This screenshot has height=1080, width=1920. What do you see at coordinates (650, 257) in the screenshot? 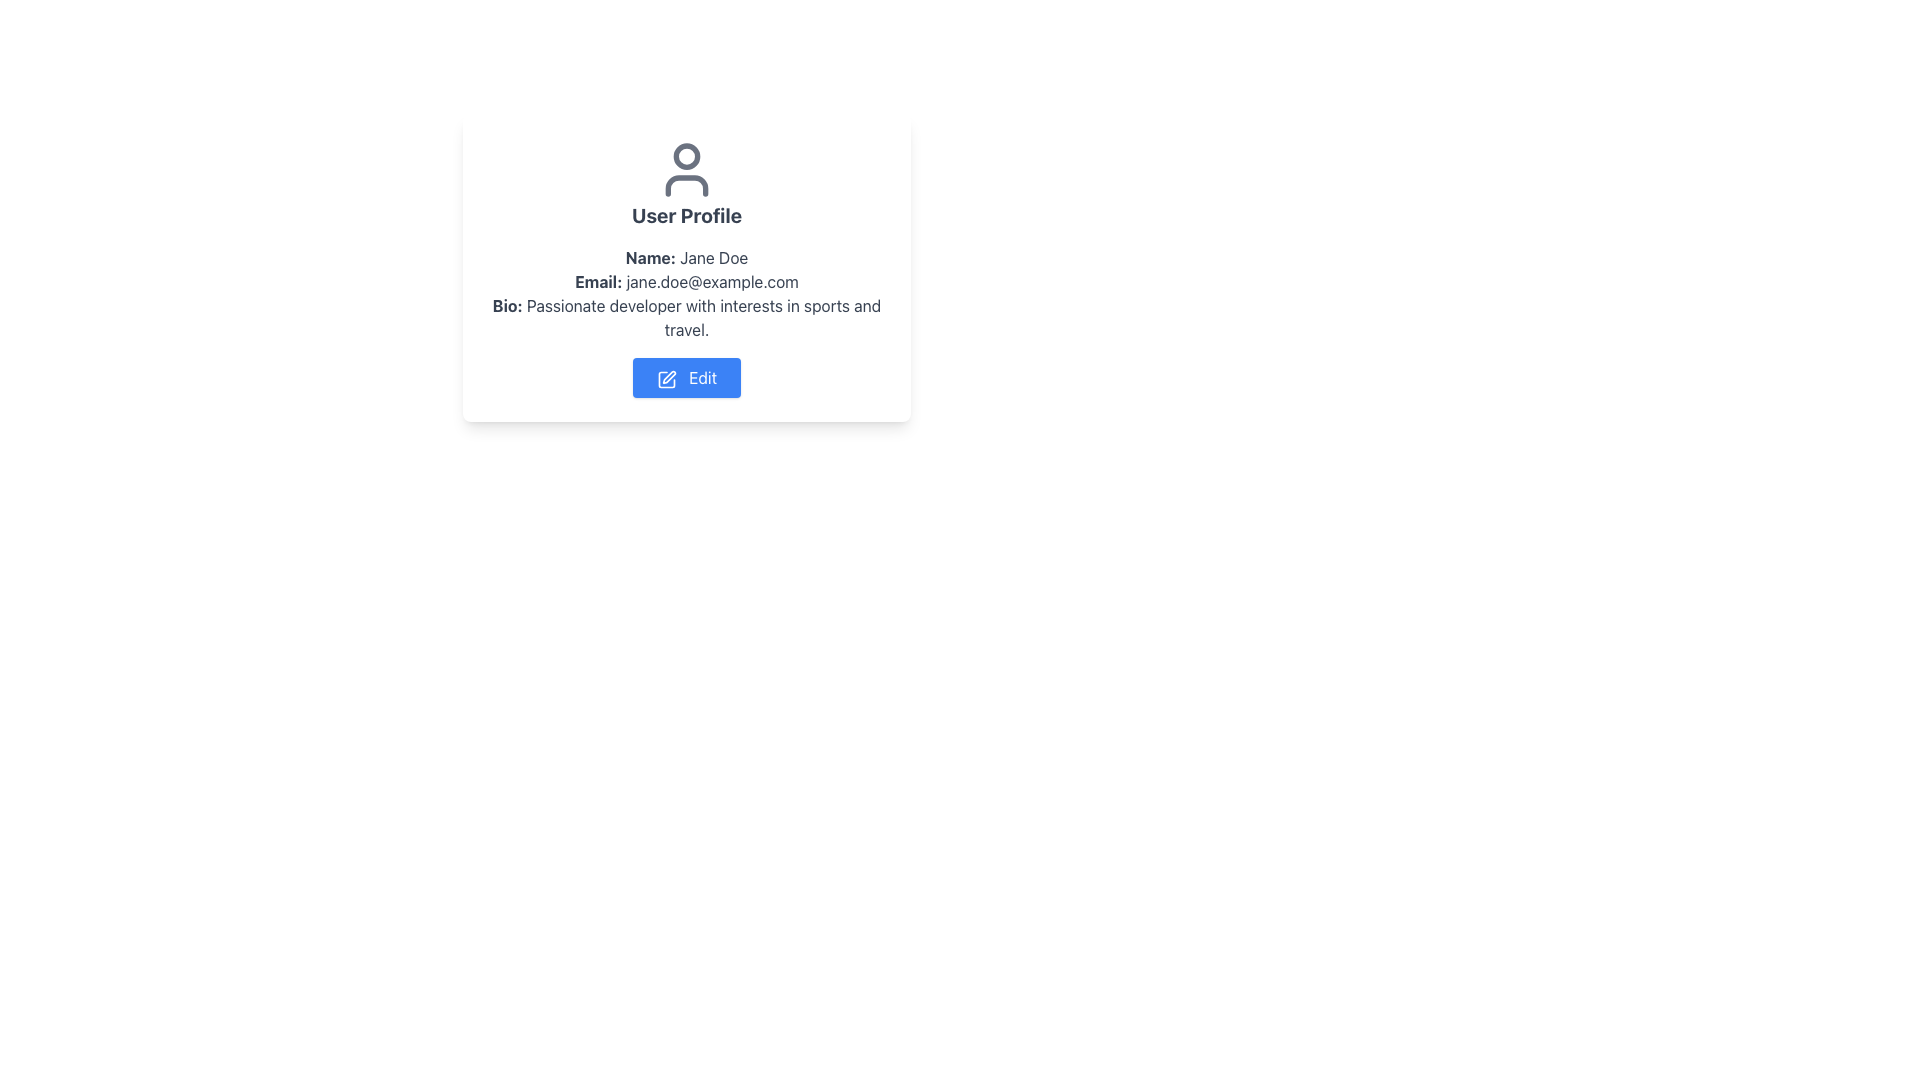
I see `the Text Label that identifies the user's name, located ahead of the text 'Jane Doe' in the User Profile section` at bounding box center [650, 257].